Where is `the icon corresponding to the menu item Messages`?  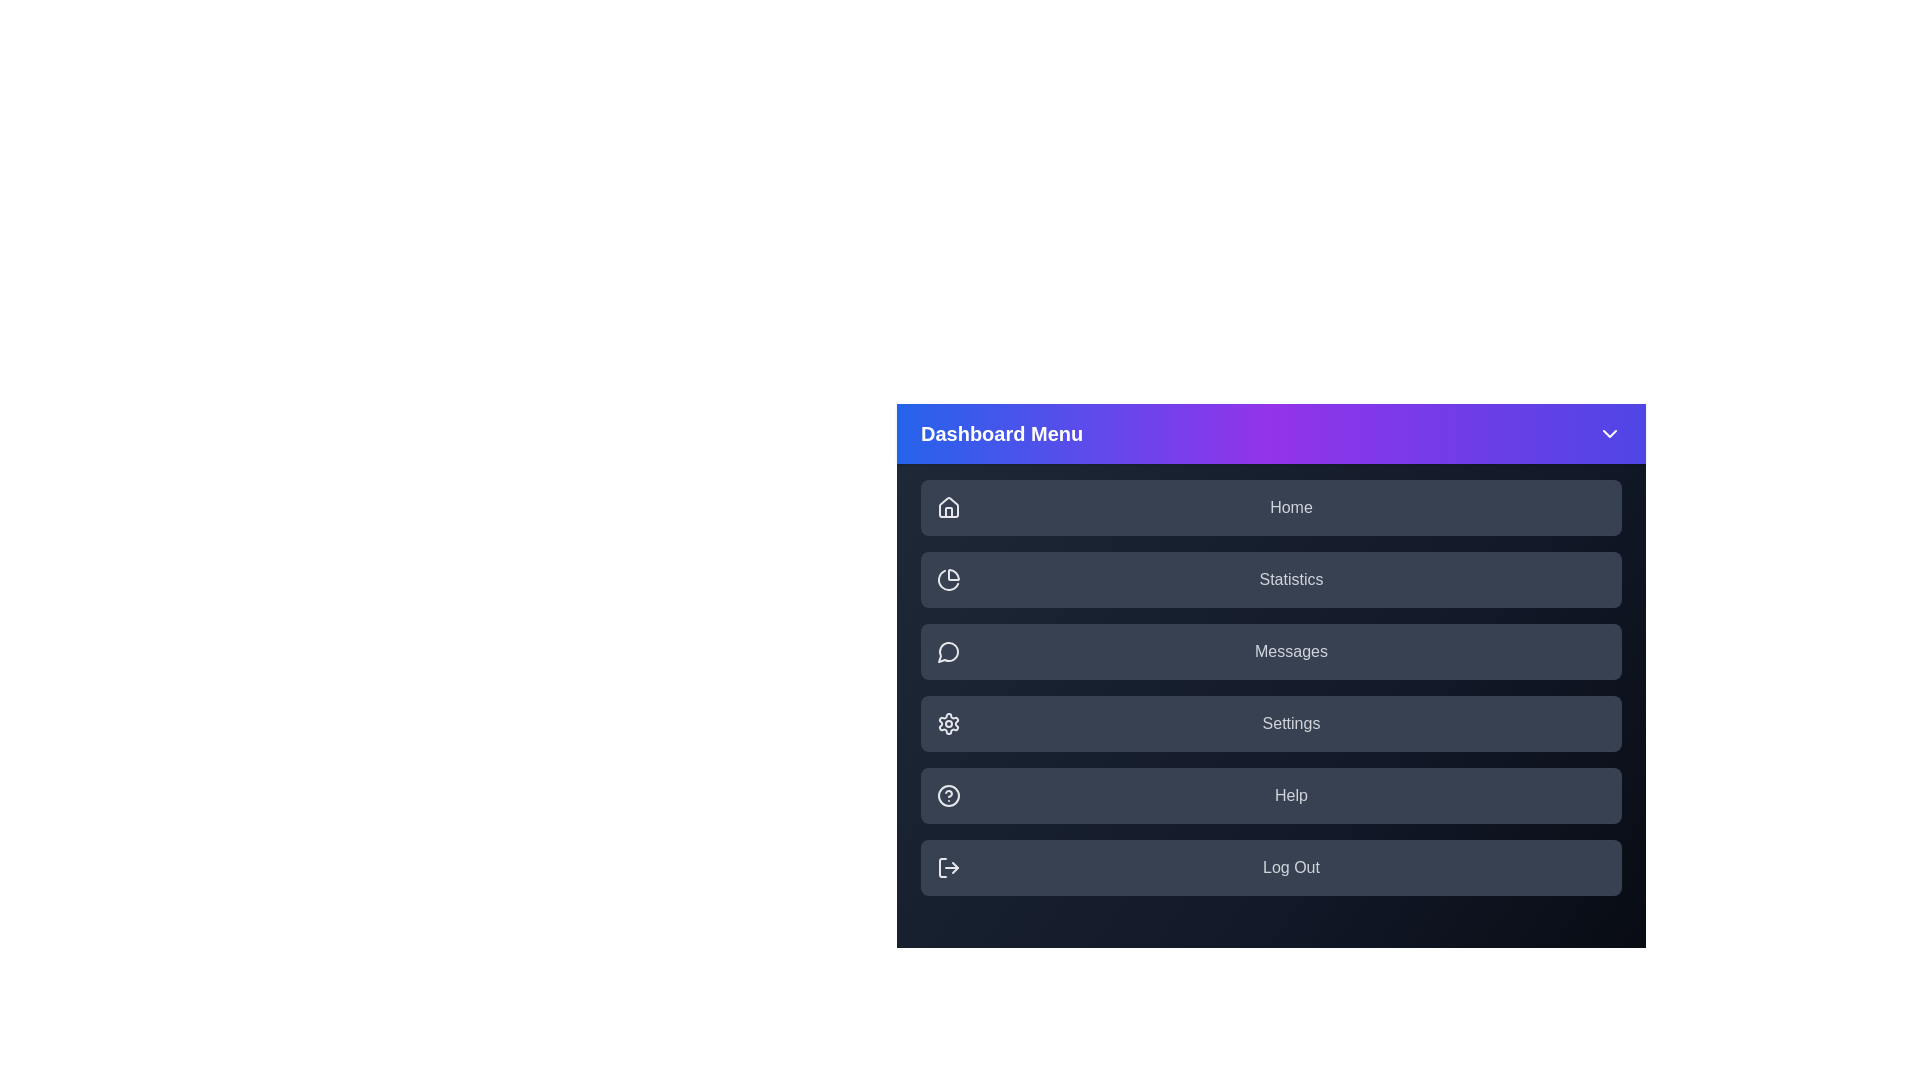 the icon corresponding to the menu item Messages is located at coordinates (948, 651).